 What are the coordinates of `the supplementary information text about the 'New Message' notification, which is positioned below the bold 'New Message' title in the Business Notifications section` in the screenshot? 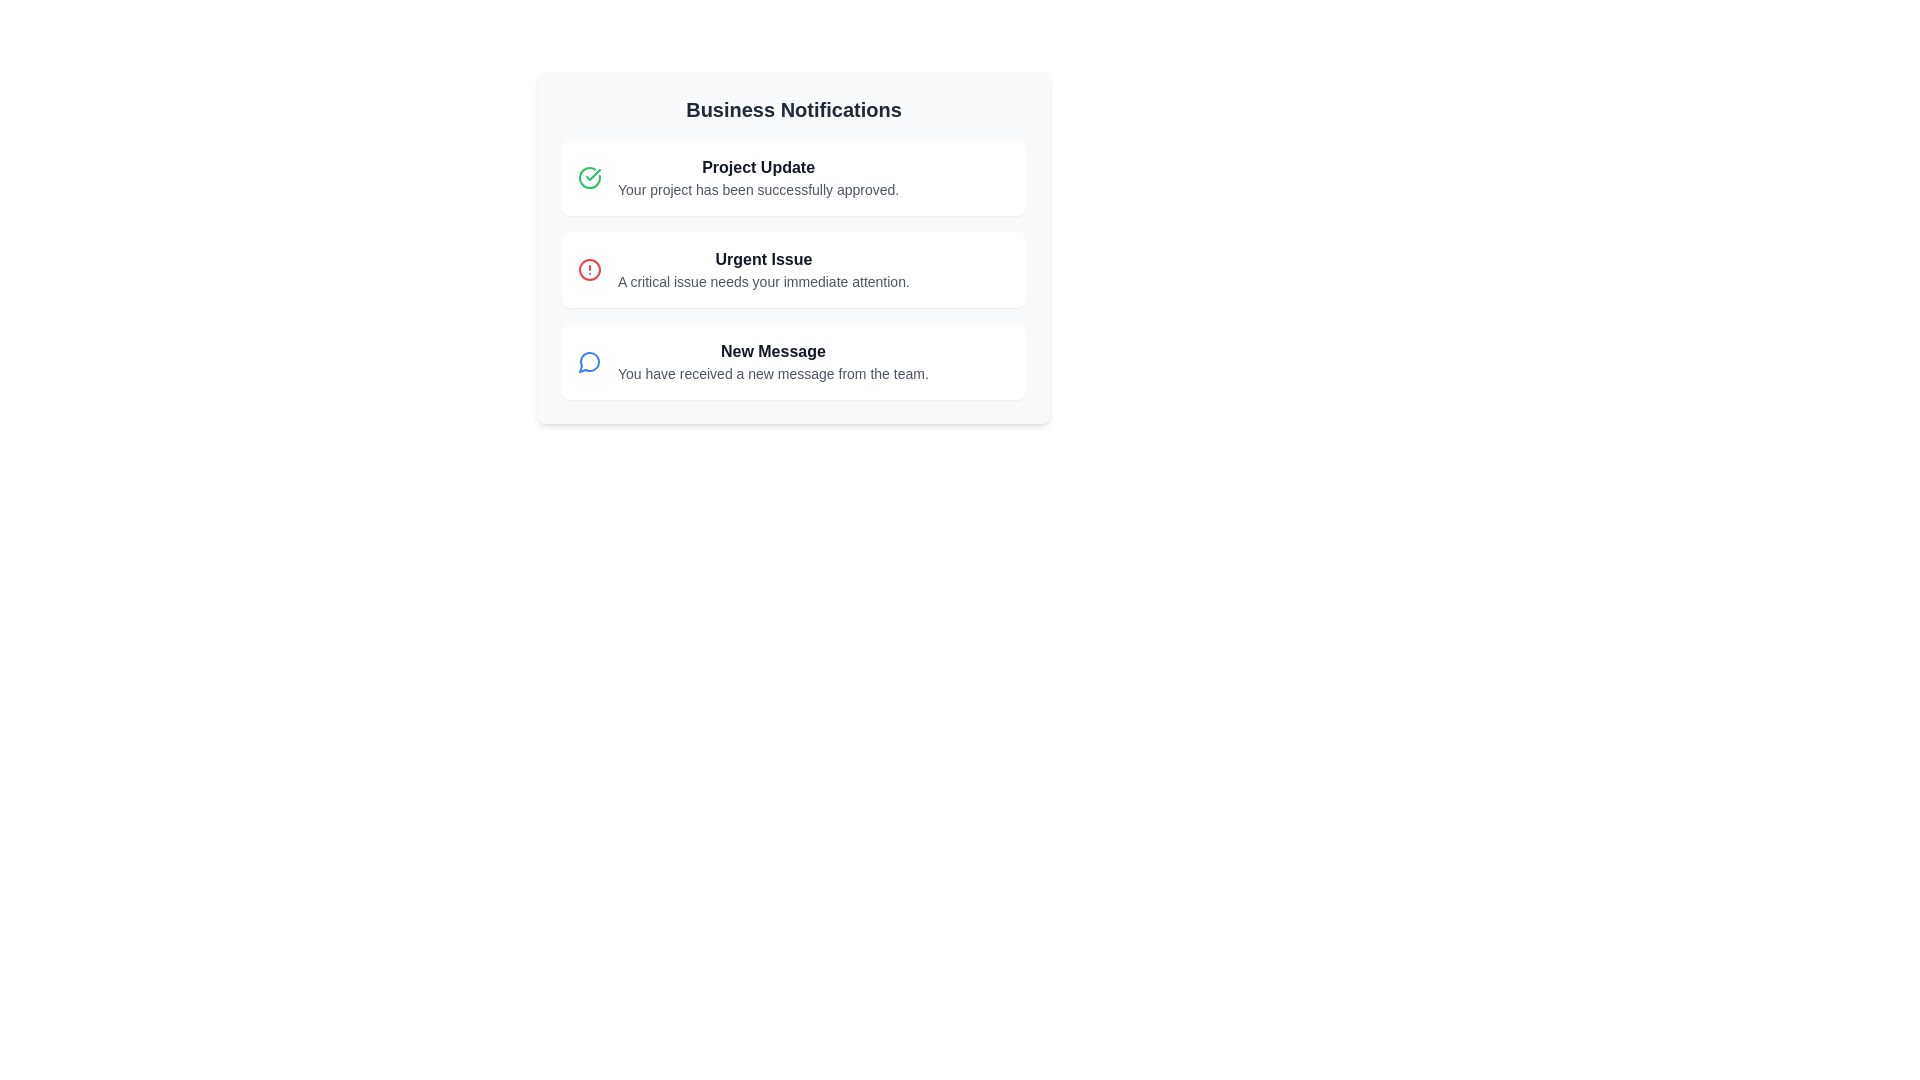 It's located at (772, 374).